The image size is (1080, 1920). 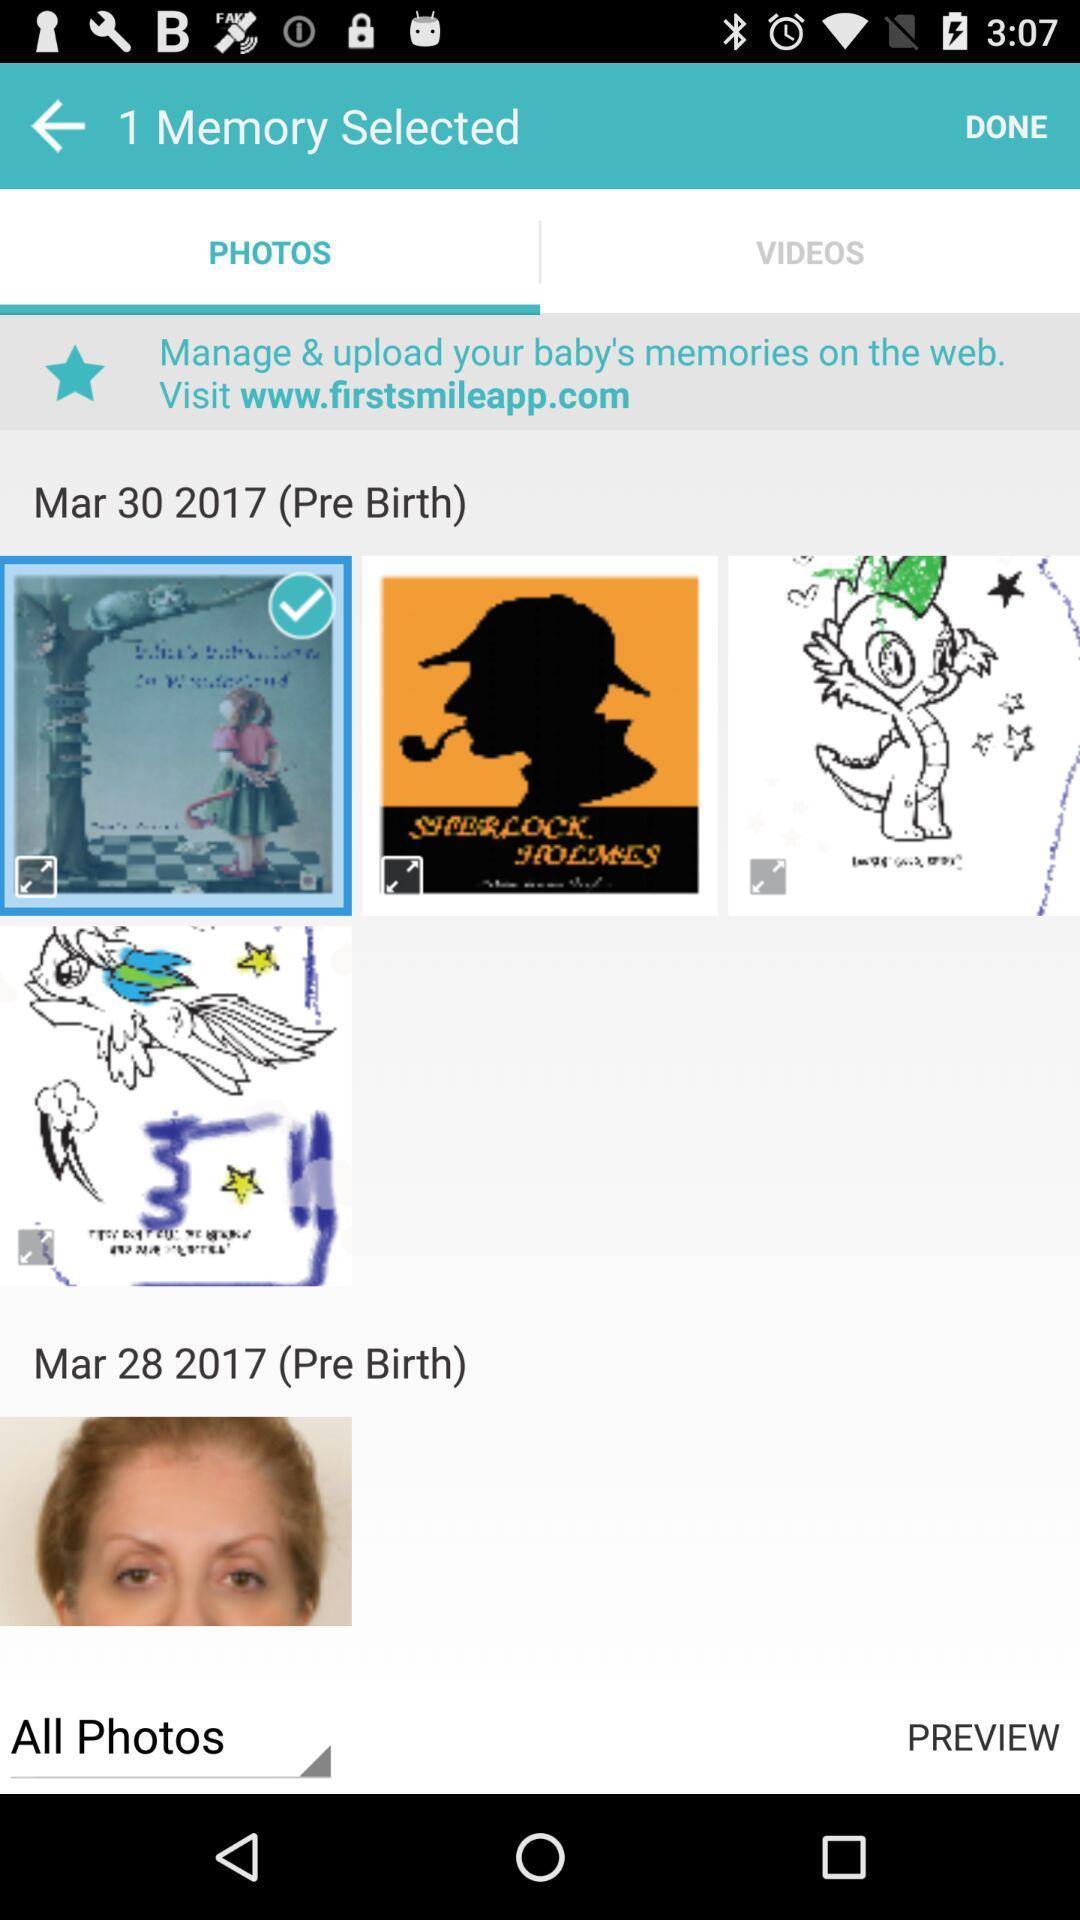 What do you see at coordinates (401, 876) in the screenshot?
I see `expand memory` at bounding box center [401, 876].